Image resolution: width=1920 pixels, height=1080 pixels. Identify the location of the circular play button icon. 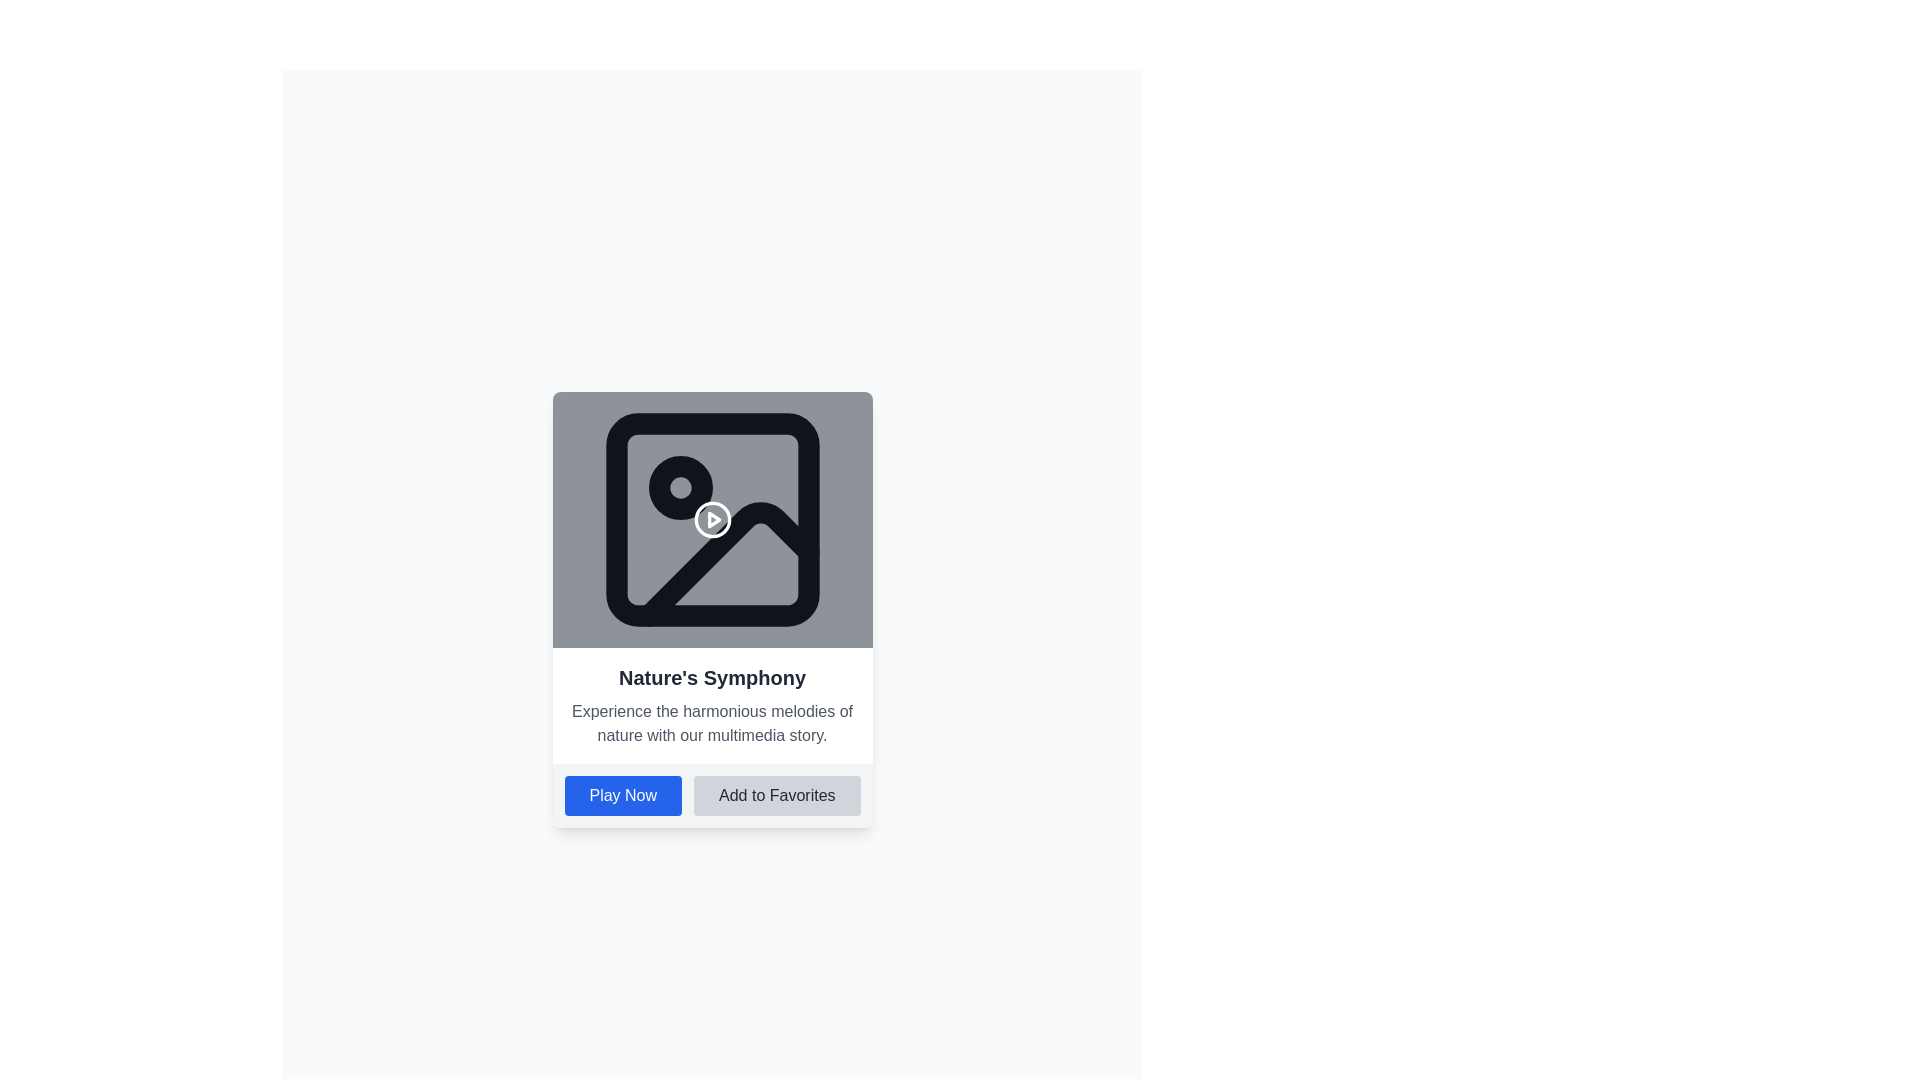
(712, 519).